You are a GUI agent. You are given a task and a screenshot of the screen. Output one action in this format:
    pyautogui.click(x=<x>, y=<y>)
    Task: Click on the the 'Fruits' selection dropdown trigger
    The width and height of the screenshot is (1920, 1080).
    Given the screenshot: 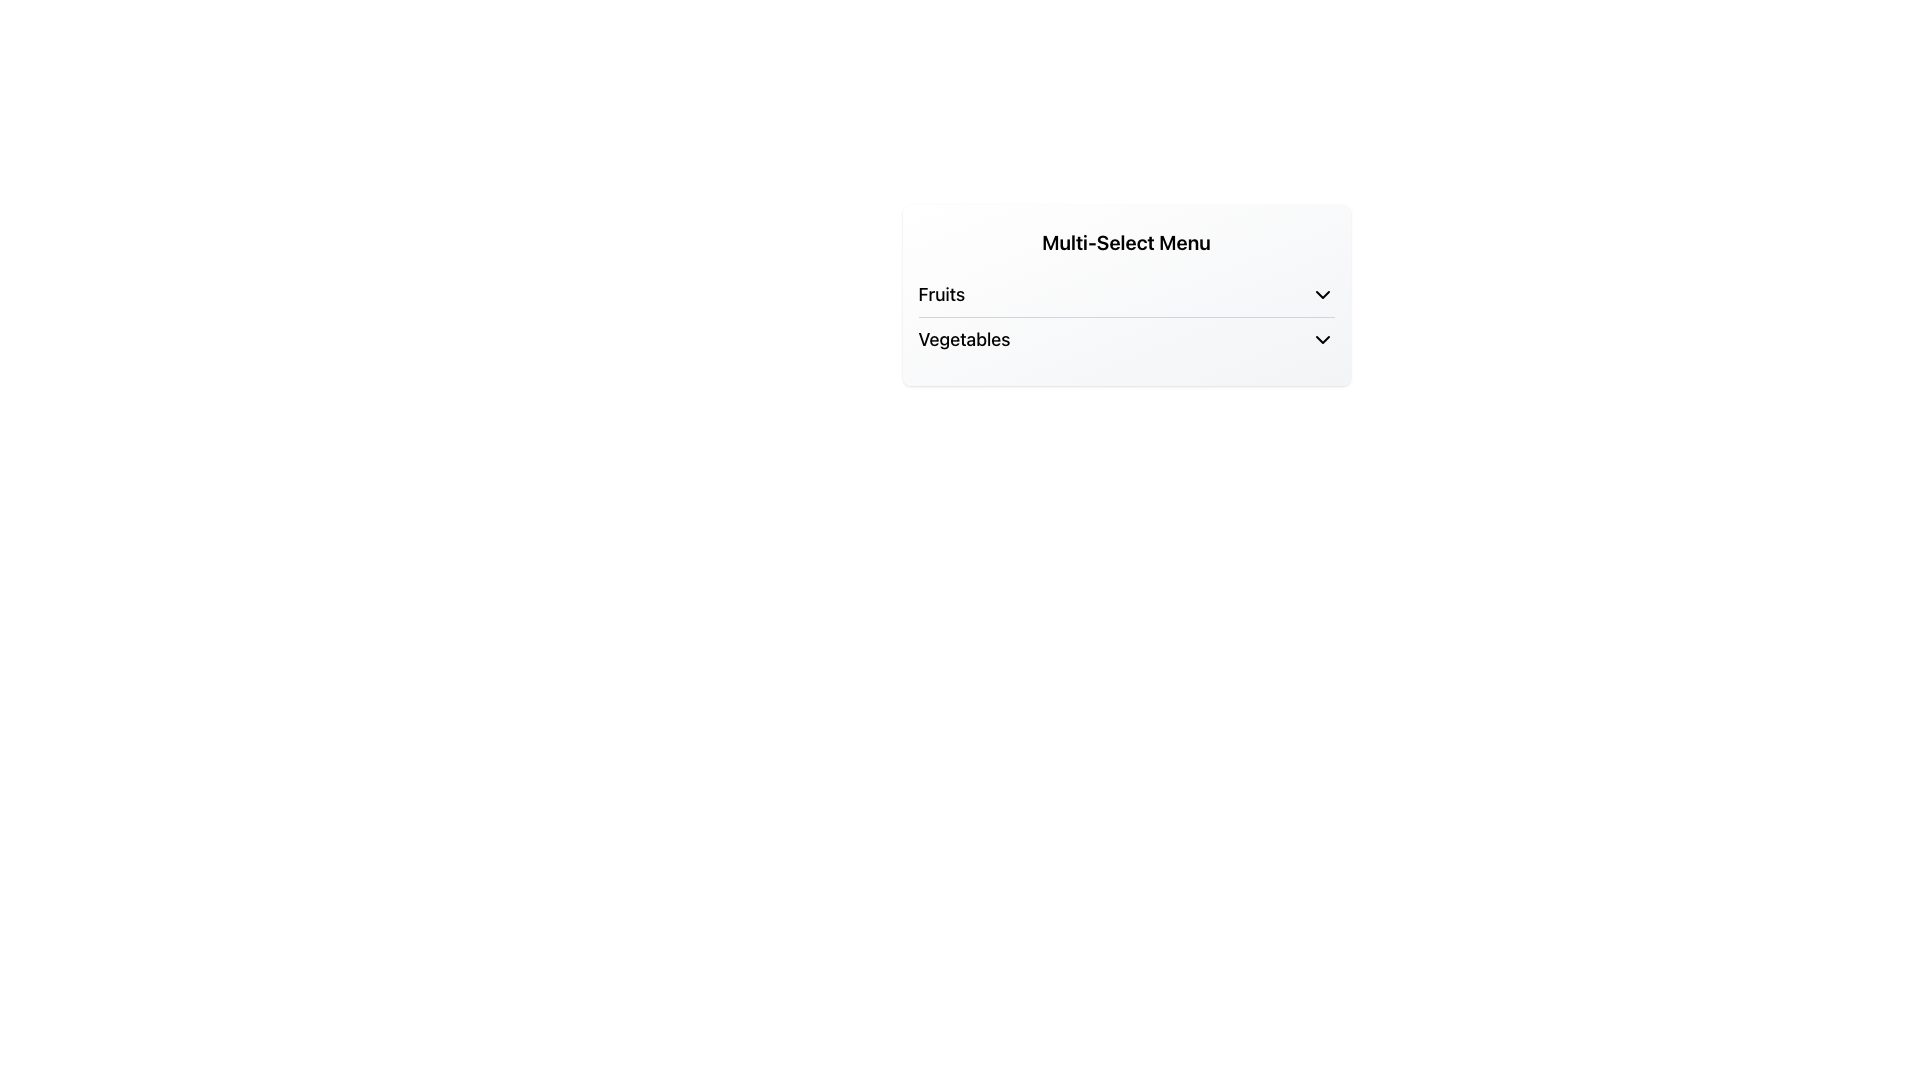 What is the action you would take?
    pyautogui.click(x=1126, y=294)
    